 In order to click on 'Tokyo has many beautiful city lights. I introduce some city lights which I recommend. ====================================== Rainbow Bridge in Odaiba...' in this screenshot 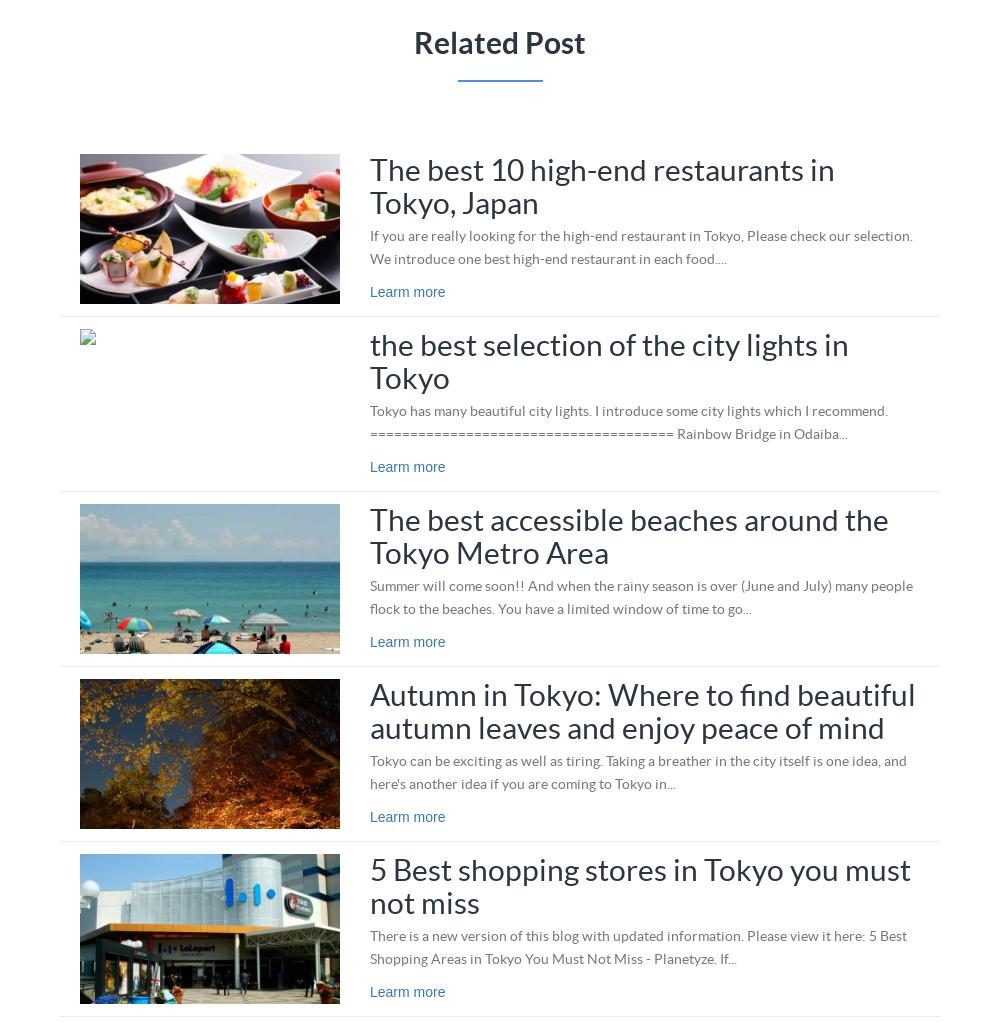, I will do `click(628, 421)`.